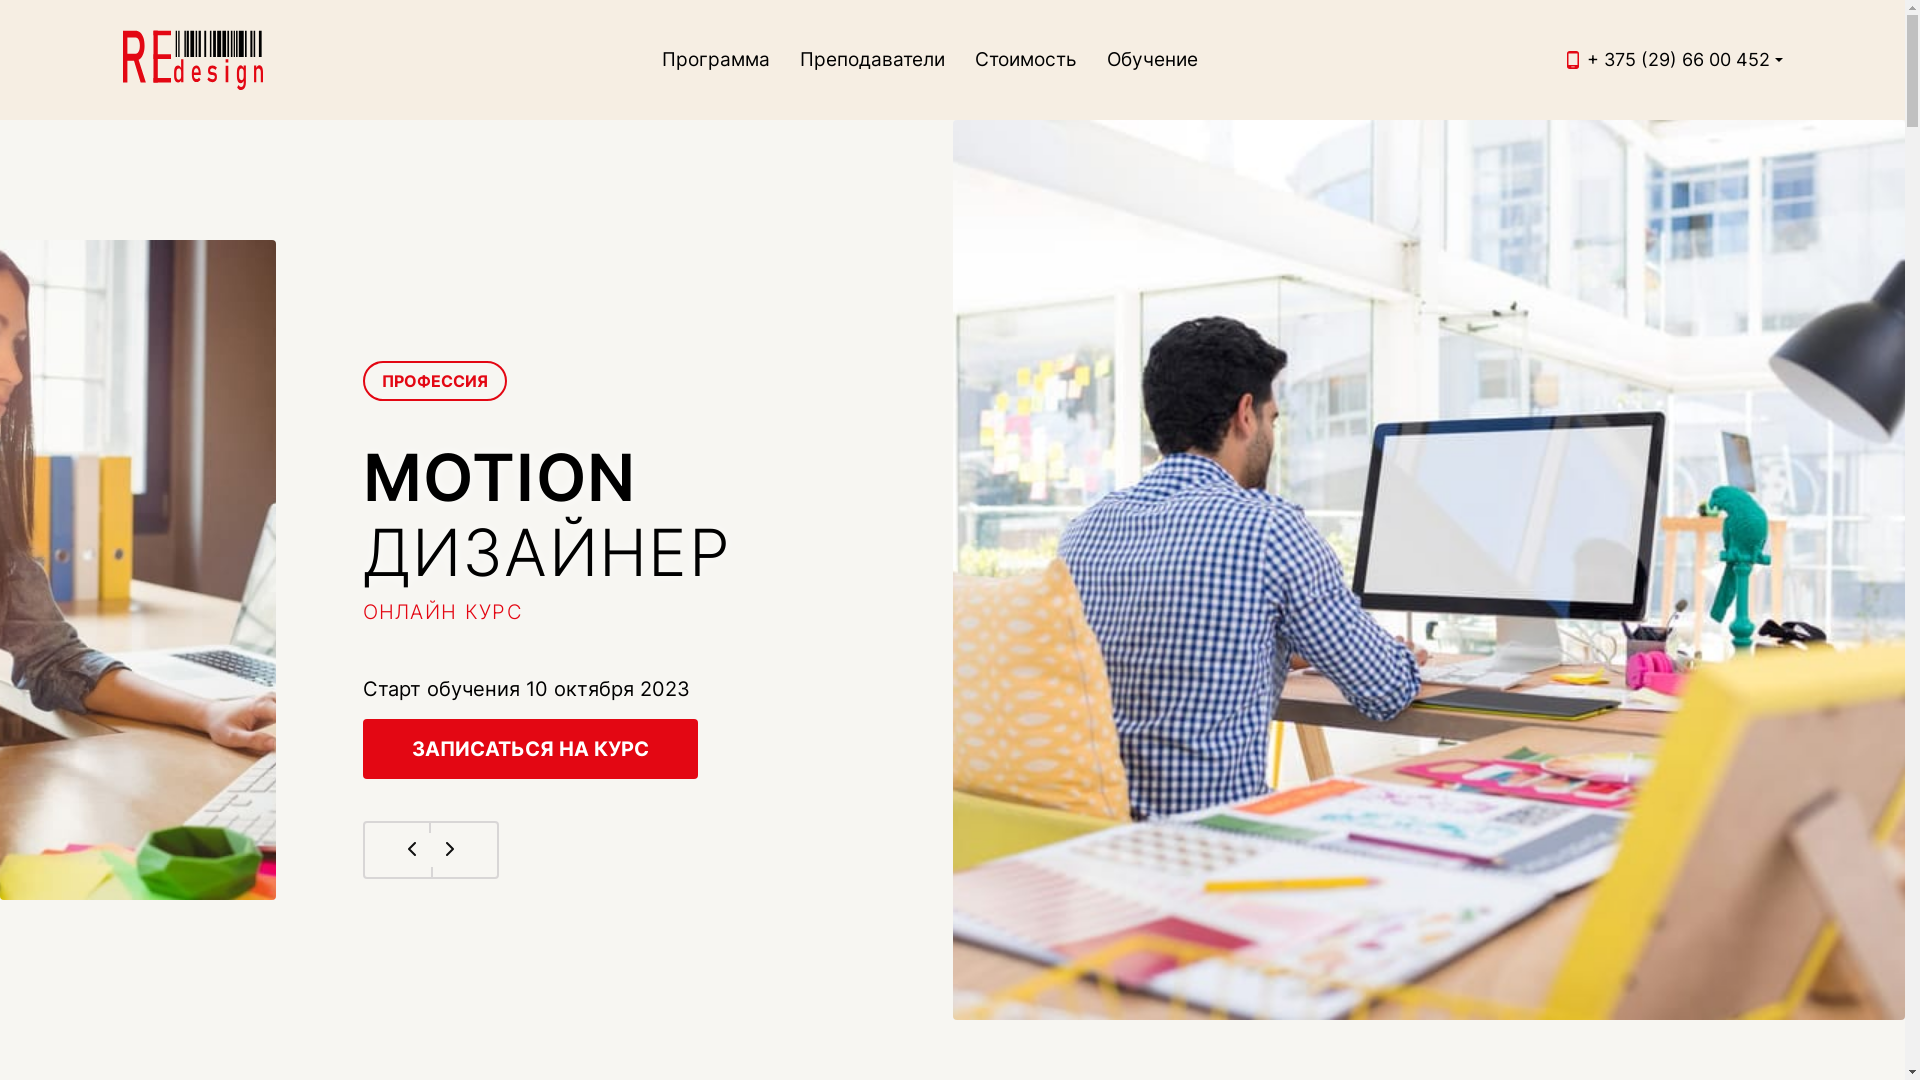 This screenshot has width=1920, height=1080. What do you see at coordinates (1677, 58) in the screenshot?
I see `'+ 375 (29) 66 00 452'` at bounding box center [1677, 58].